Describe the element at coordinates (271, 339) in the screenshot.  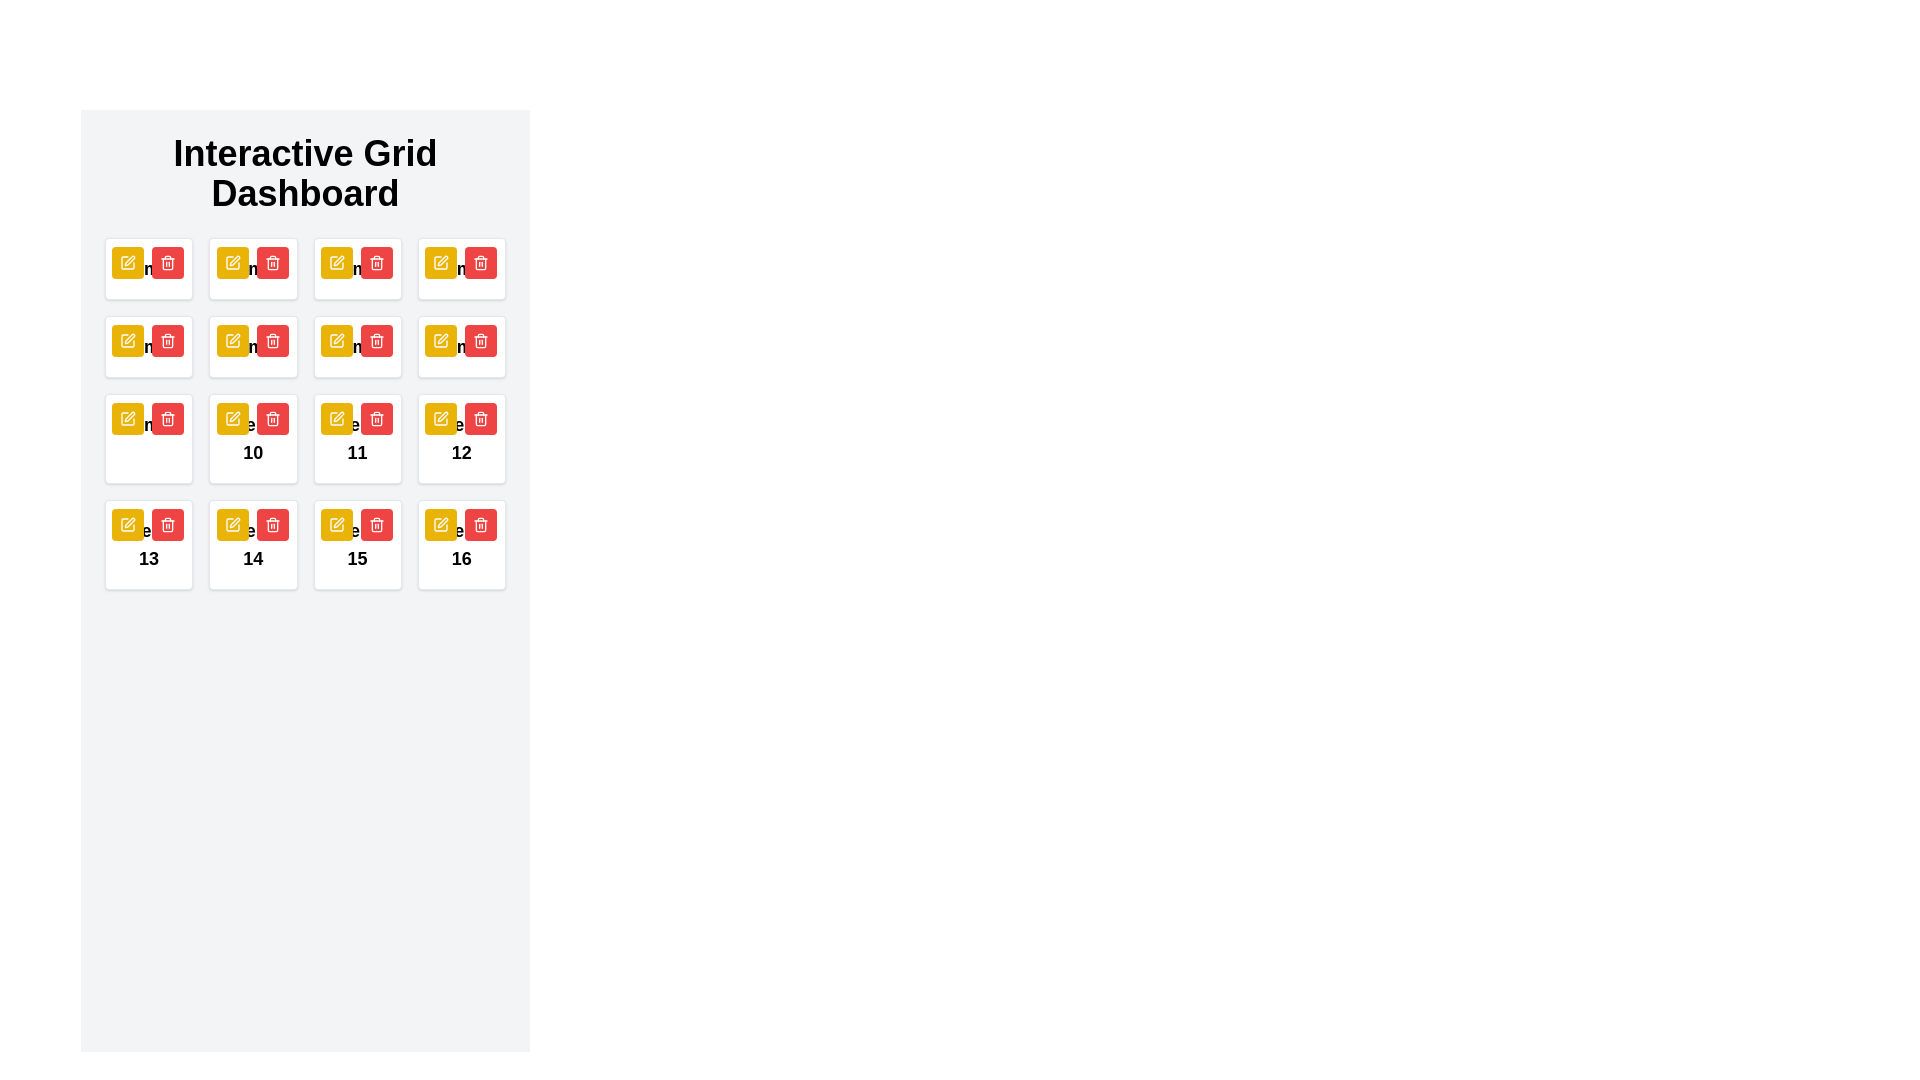
I see `the second interactive button in the top-right corner of the card, which has a trash bin icon for deleting an associated item` at that location.